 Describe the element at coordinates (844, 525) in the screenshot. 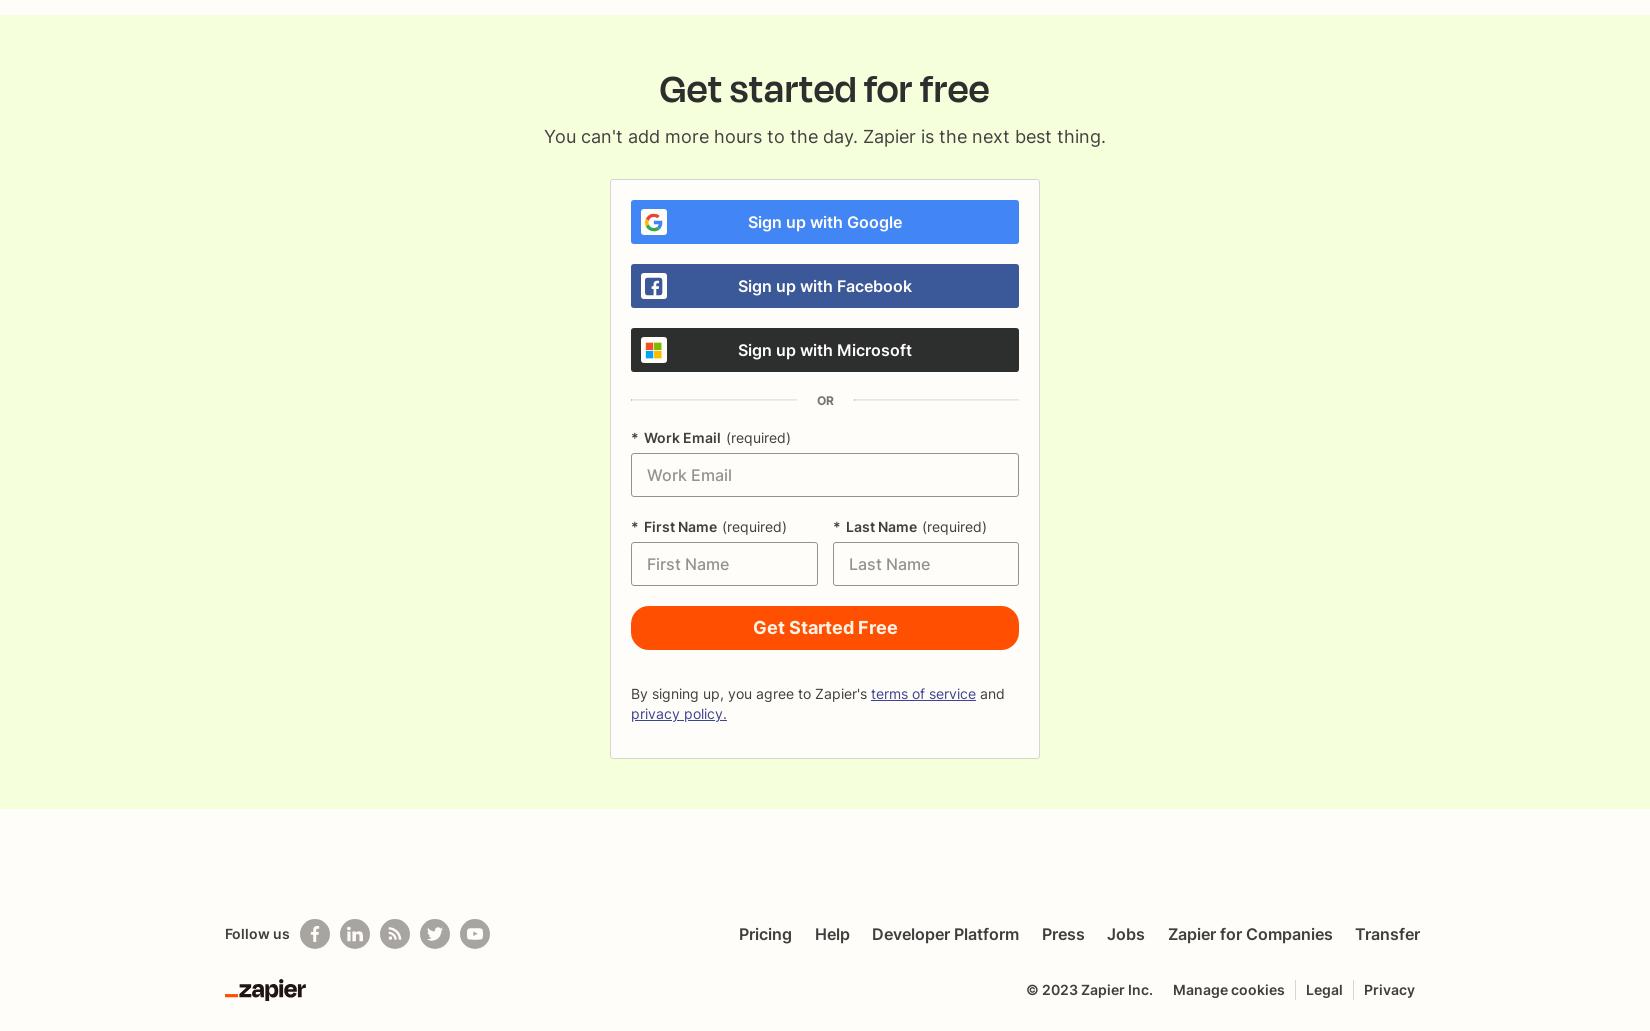

I see `'Last Name'` at that location.